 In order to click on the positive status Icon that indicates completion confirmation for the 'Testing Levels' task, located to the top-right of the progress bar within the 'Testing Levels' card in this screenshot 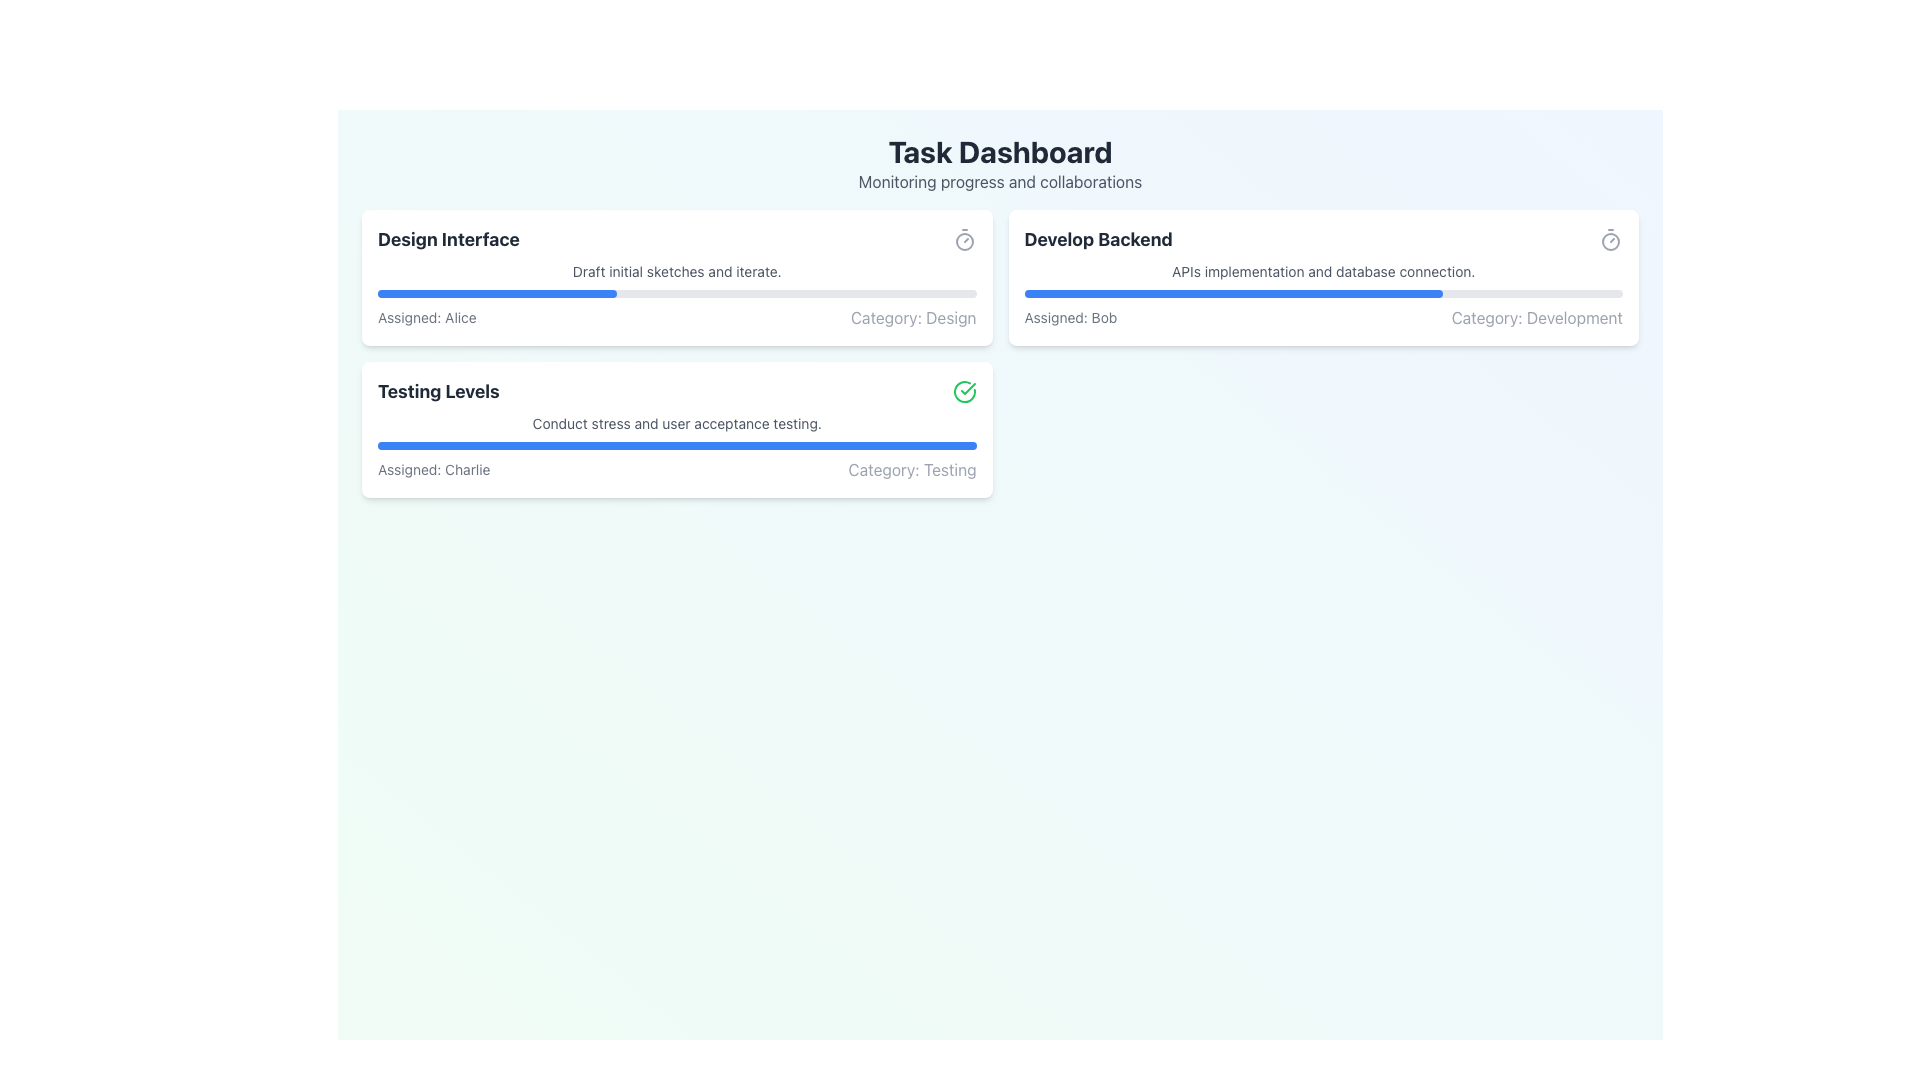, I will do `click(968, 389)`.